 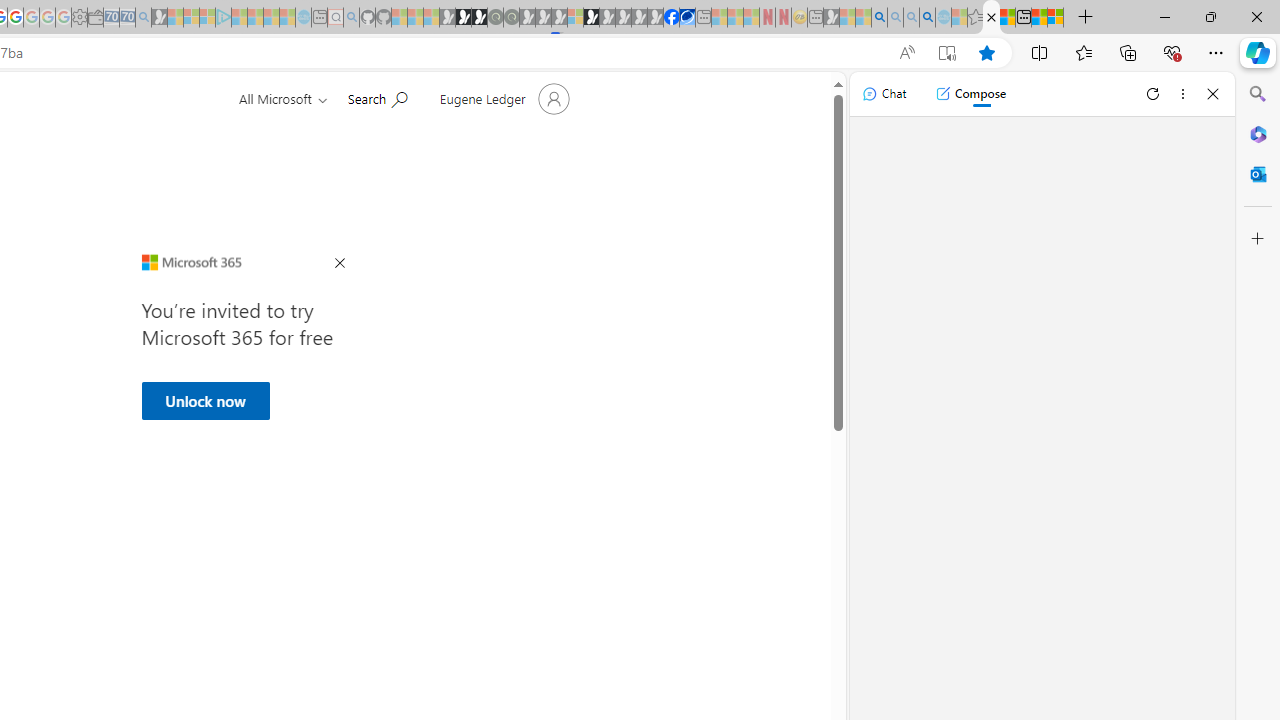 What do you see at coordinates (970, 93) in the screenshot?
I see `'Compose'` at bounding box center [970, 93].